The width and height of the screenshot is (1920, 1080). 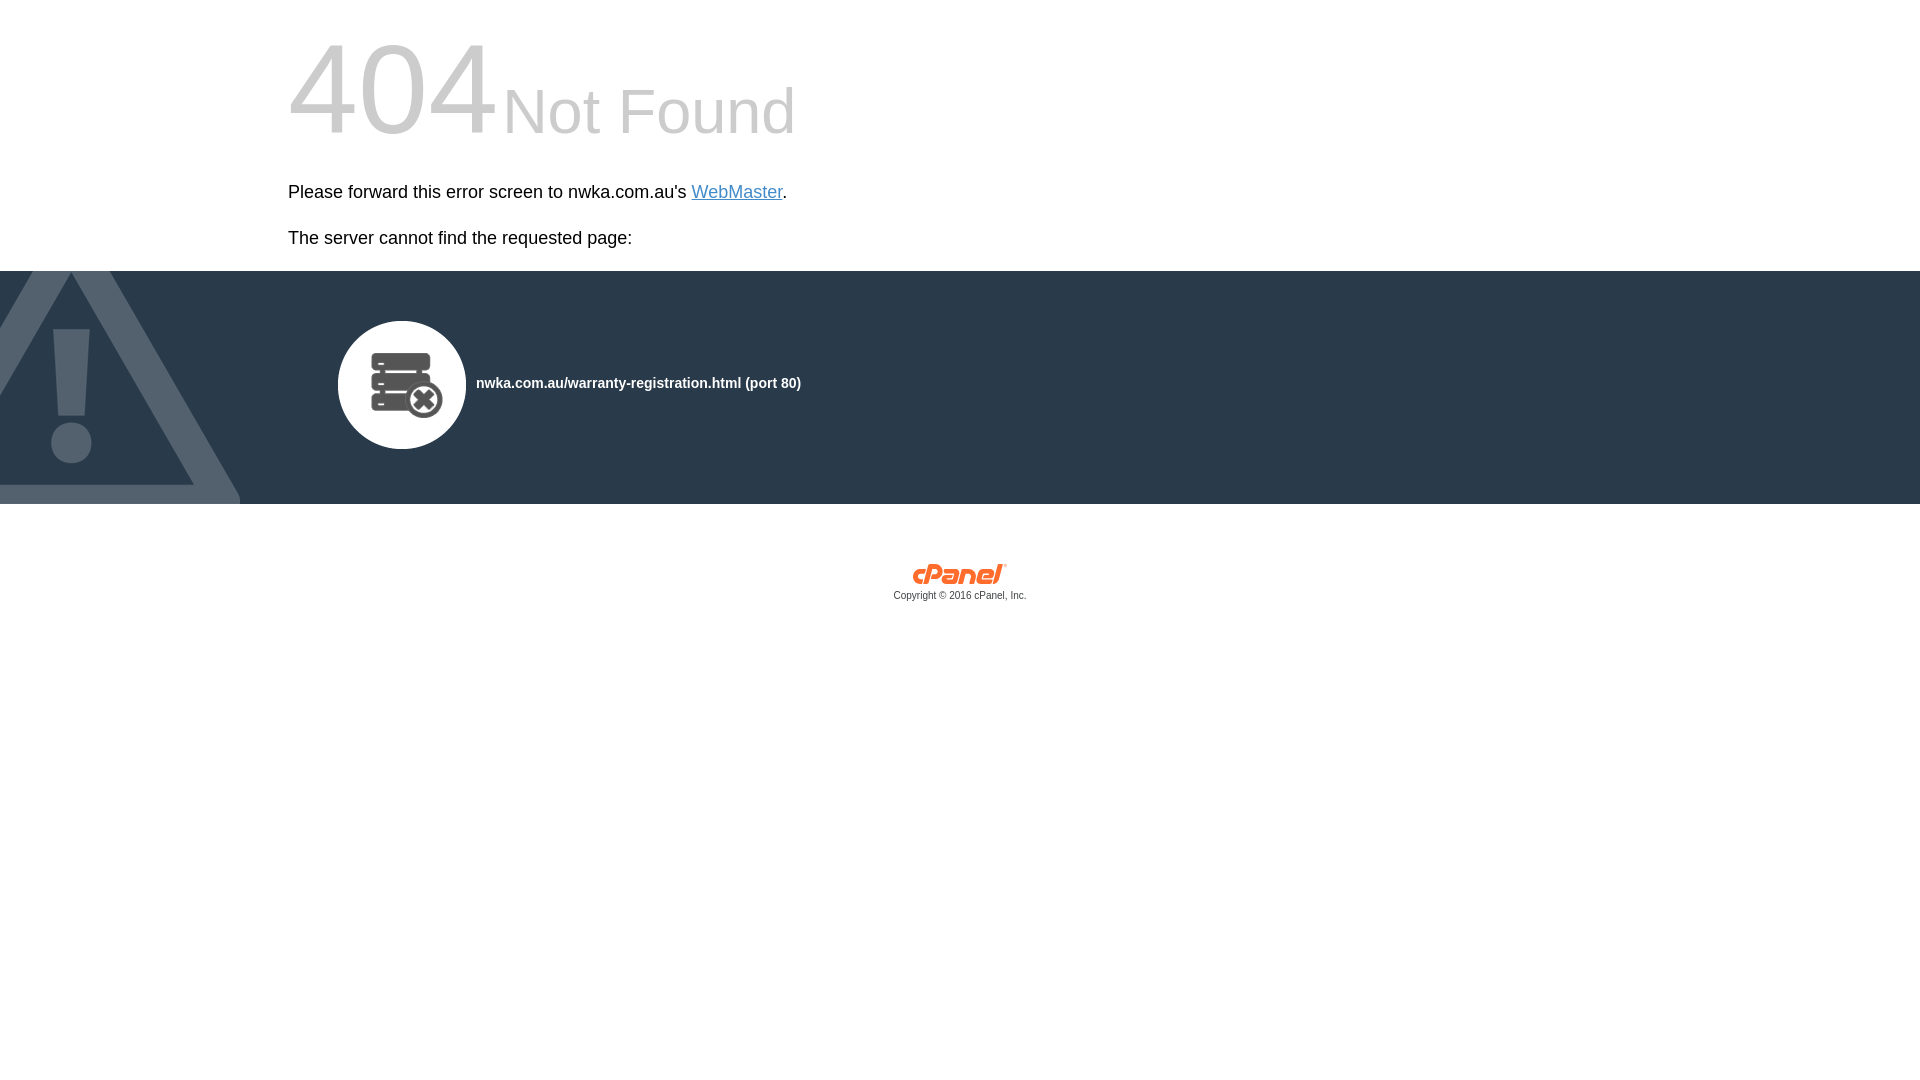 What do you see at coordinates (736, 192) in the screenshot?
I see `'WebMaster'` at bounding box center [736, 192].